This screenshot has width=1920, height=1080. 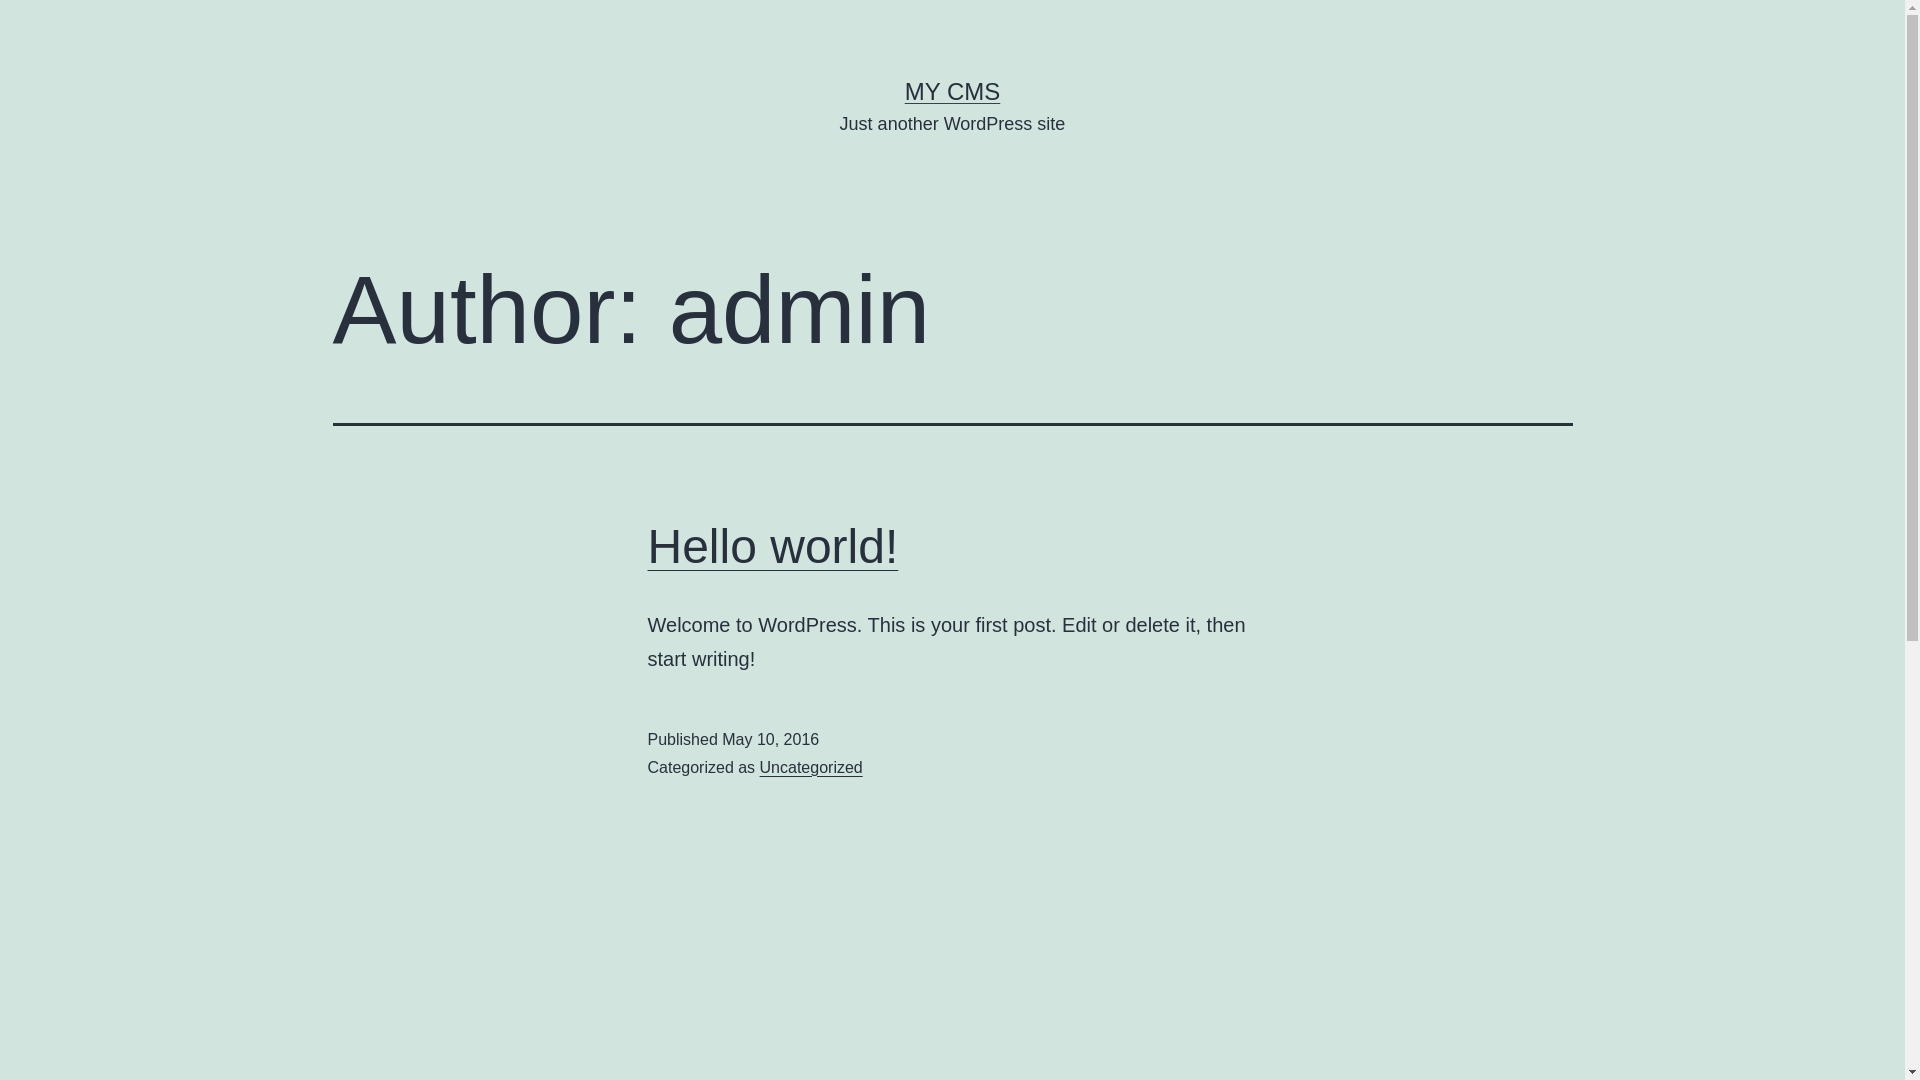 I want to click on 'Uncategorized', so click(x=758, y=766).